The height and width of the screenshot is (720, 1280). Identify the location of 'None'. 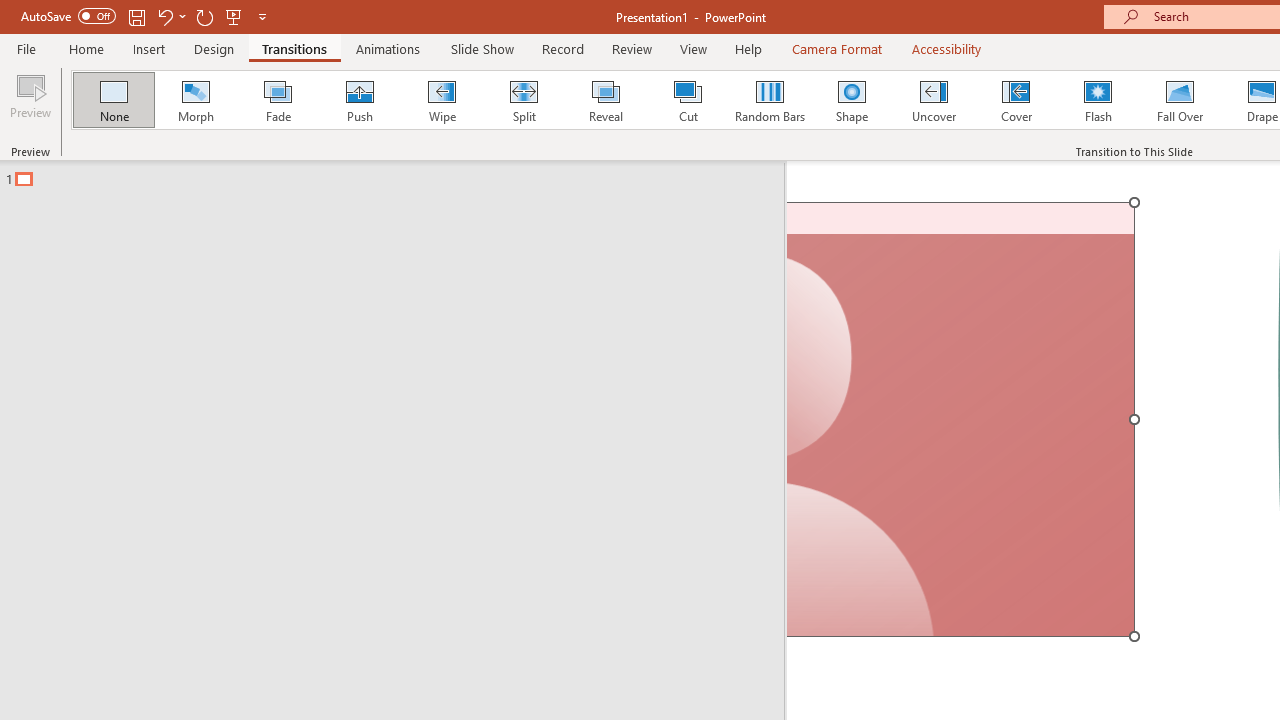
(112, 100).